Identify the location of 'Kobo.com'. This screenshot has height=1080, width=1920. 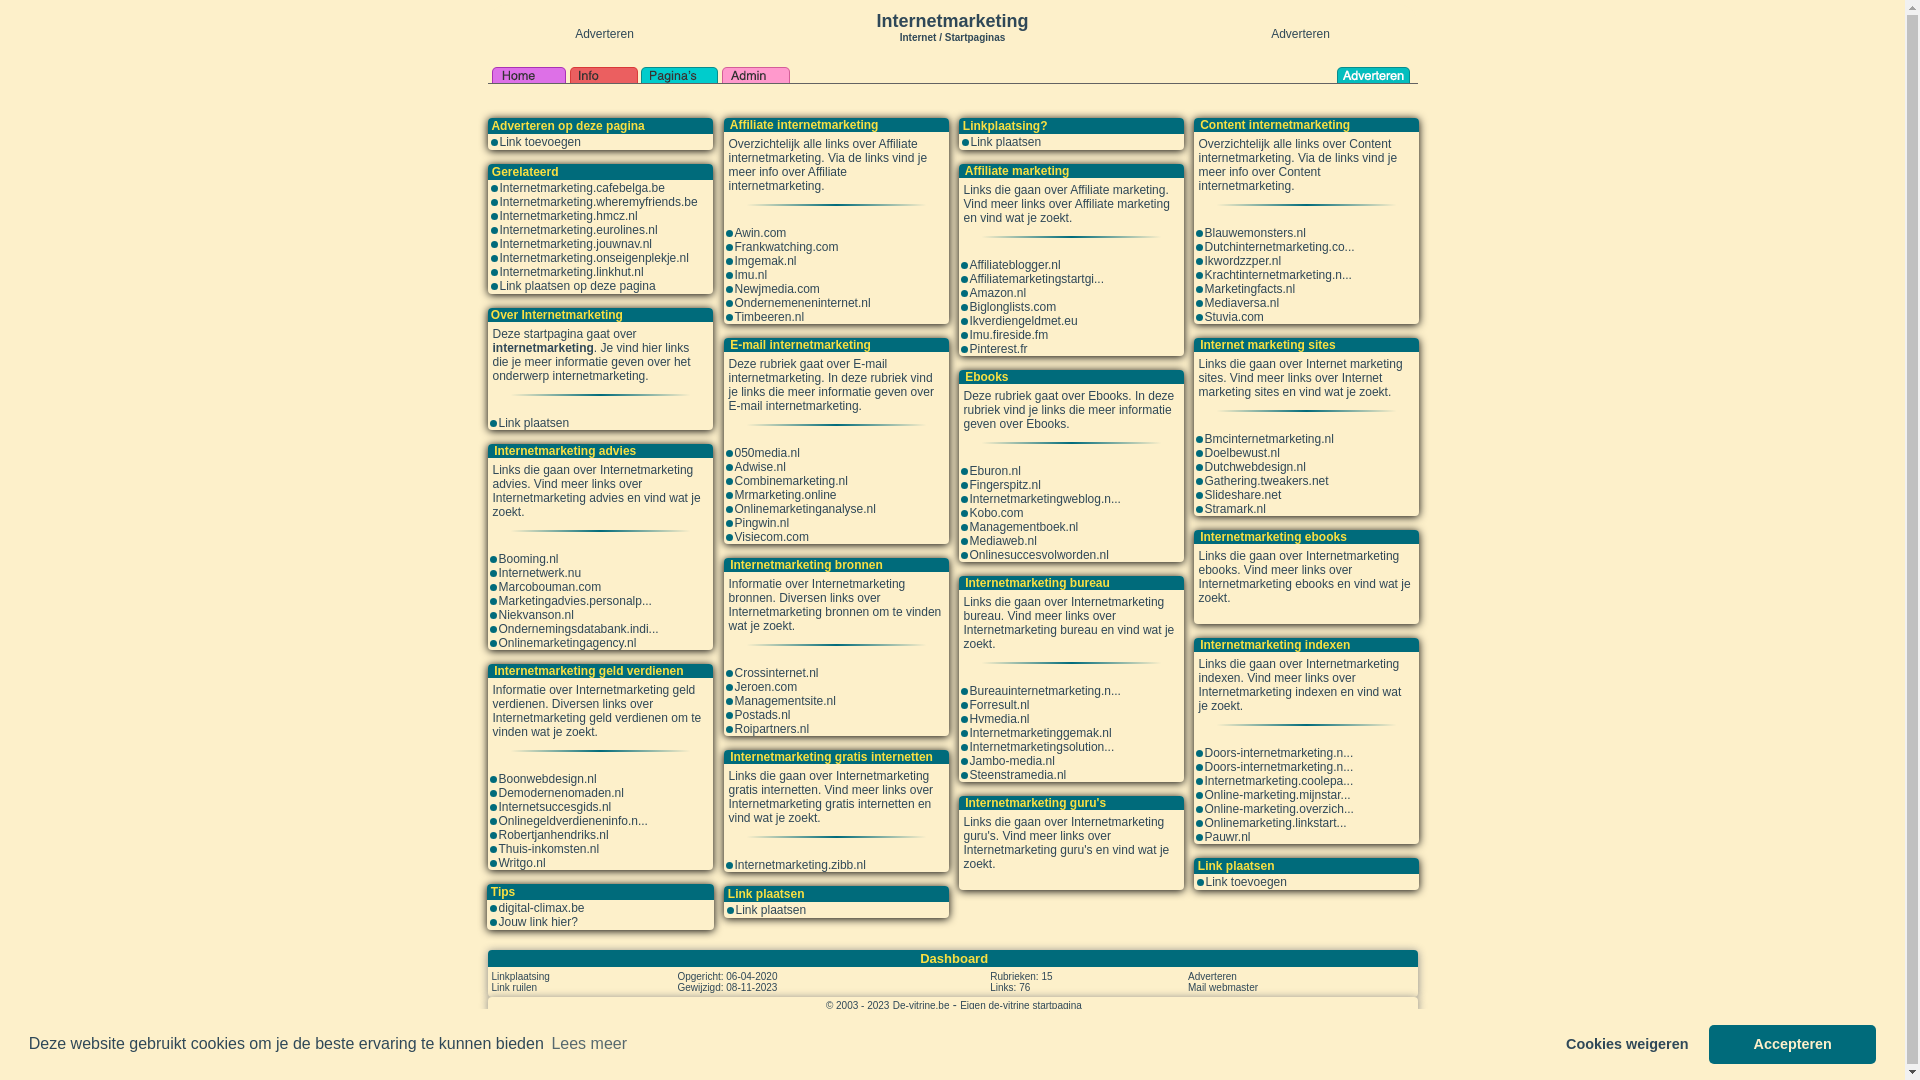
(997, 512).